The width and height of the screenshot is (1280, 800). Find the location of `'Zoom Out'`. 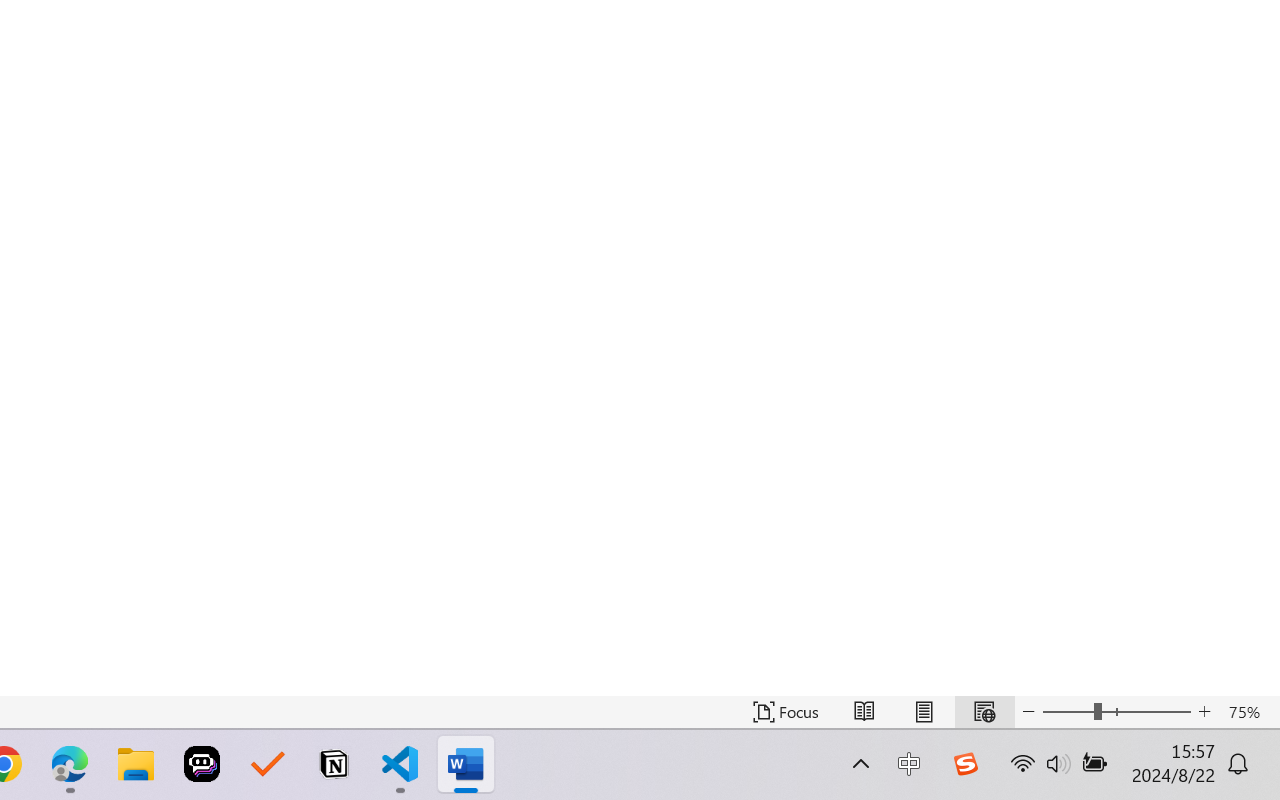

'Zoom Out' is located at coordinates (1067, 711).